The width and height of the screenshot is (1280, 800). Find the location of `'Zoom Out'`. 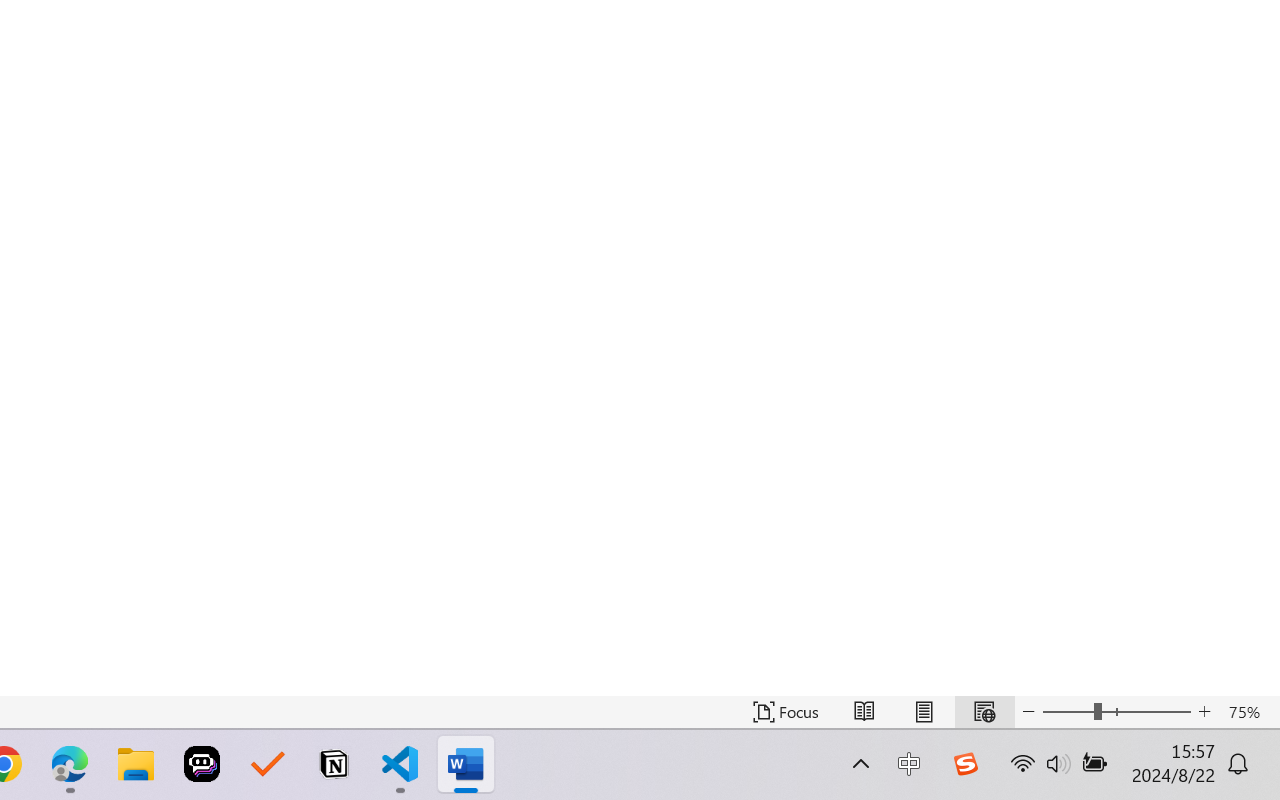

'Zoom Out' is located at coordinates (1067, 711).